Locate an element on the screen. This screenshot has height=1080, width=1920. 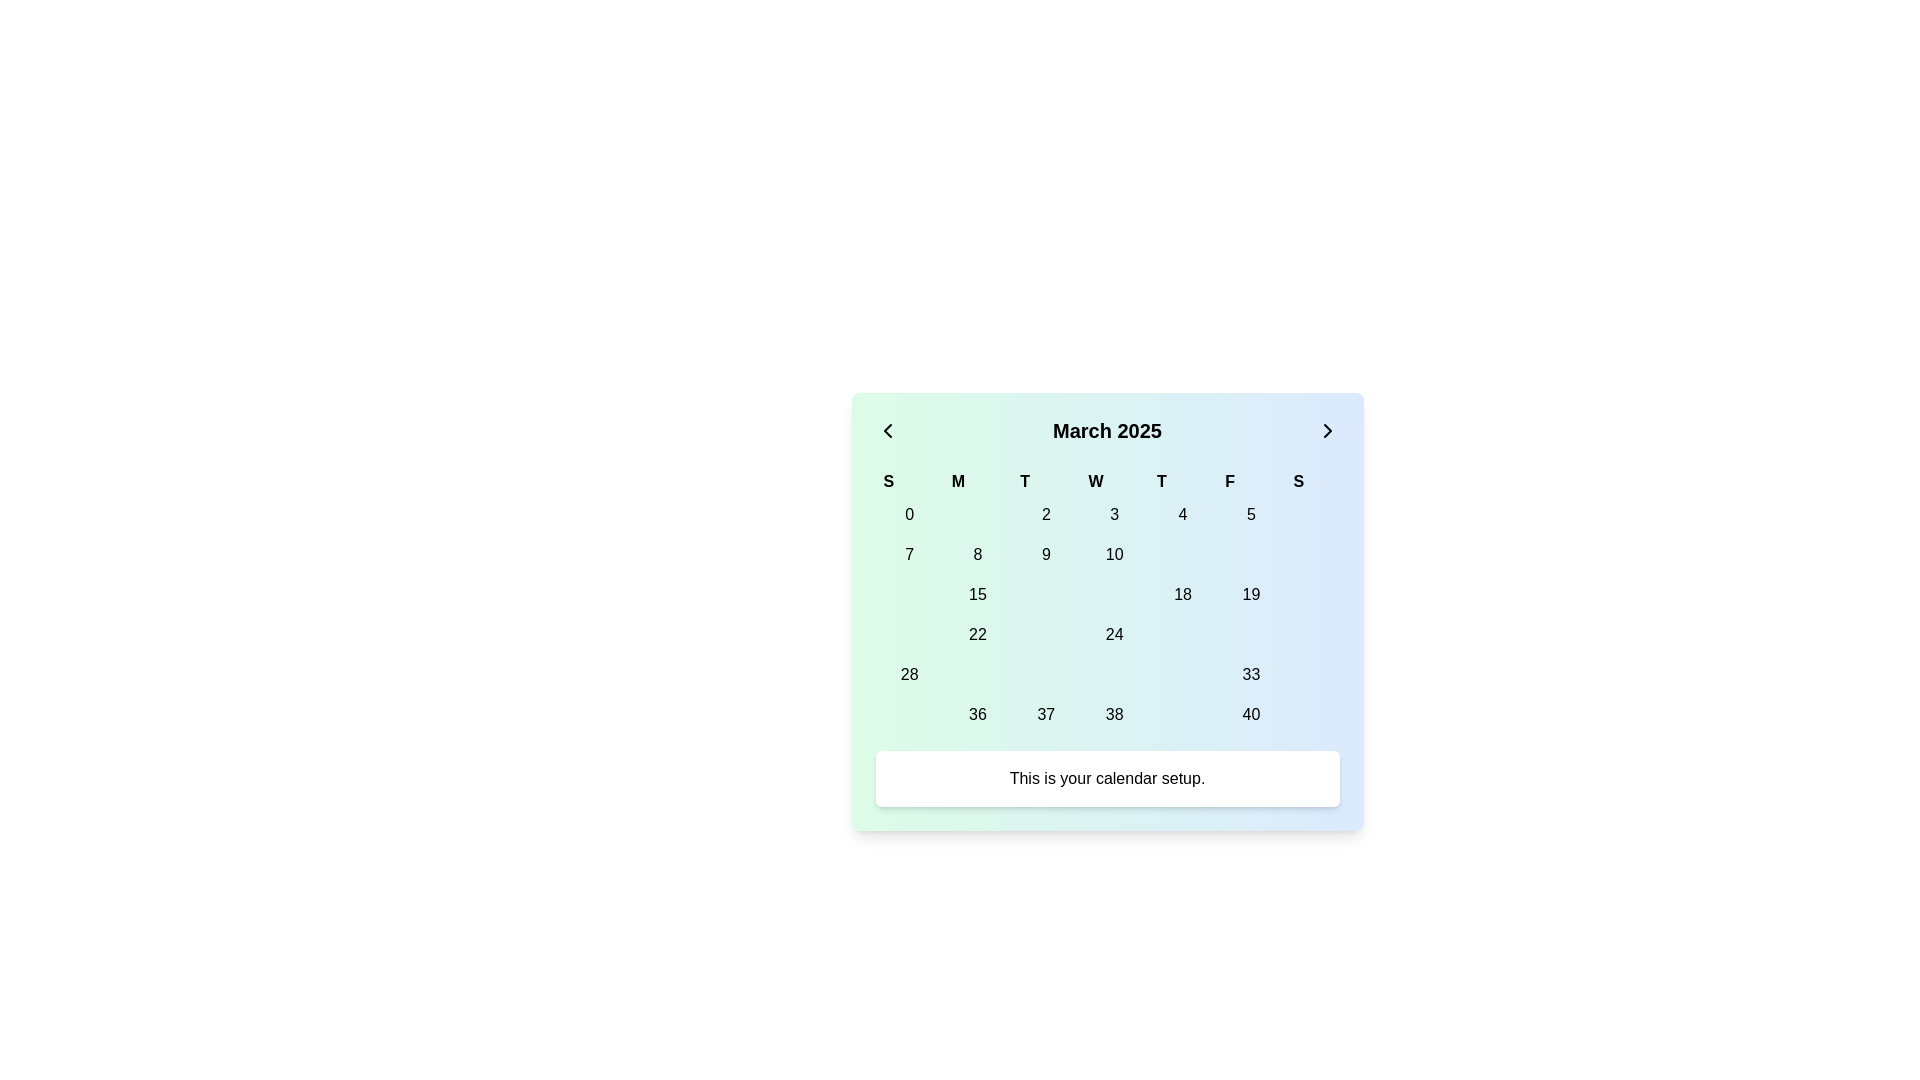
the UI indicator located in the seventh column of the calendar dates row, positioned at the bottom-right corner of the calendar grid panel is located at coordinates (1312, 593).